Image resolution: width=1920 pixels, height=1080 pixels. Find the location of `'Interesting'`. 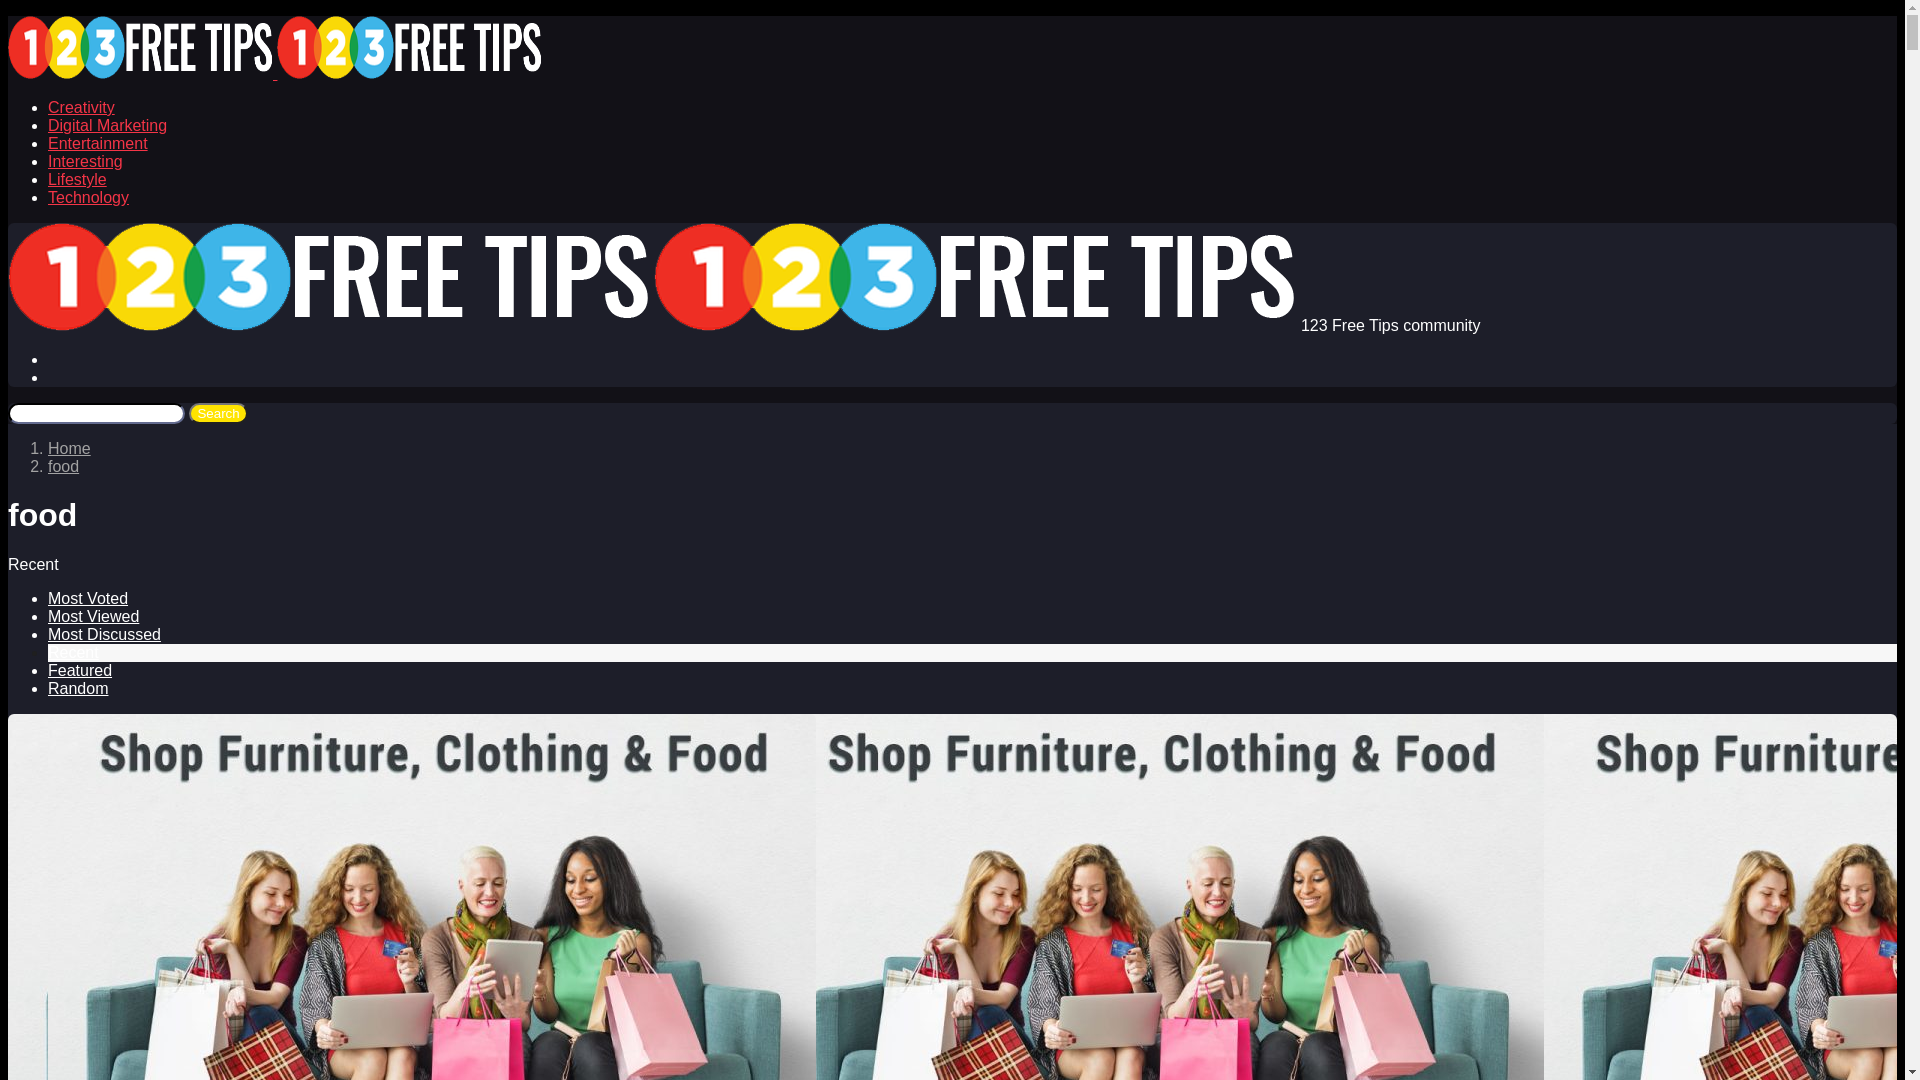

'Interesting' is located at coordinates (84, 160).